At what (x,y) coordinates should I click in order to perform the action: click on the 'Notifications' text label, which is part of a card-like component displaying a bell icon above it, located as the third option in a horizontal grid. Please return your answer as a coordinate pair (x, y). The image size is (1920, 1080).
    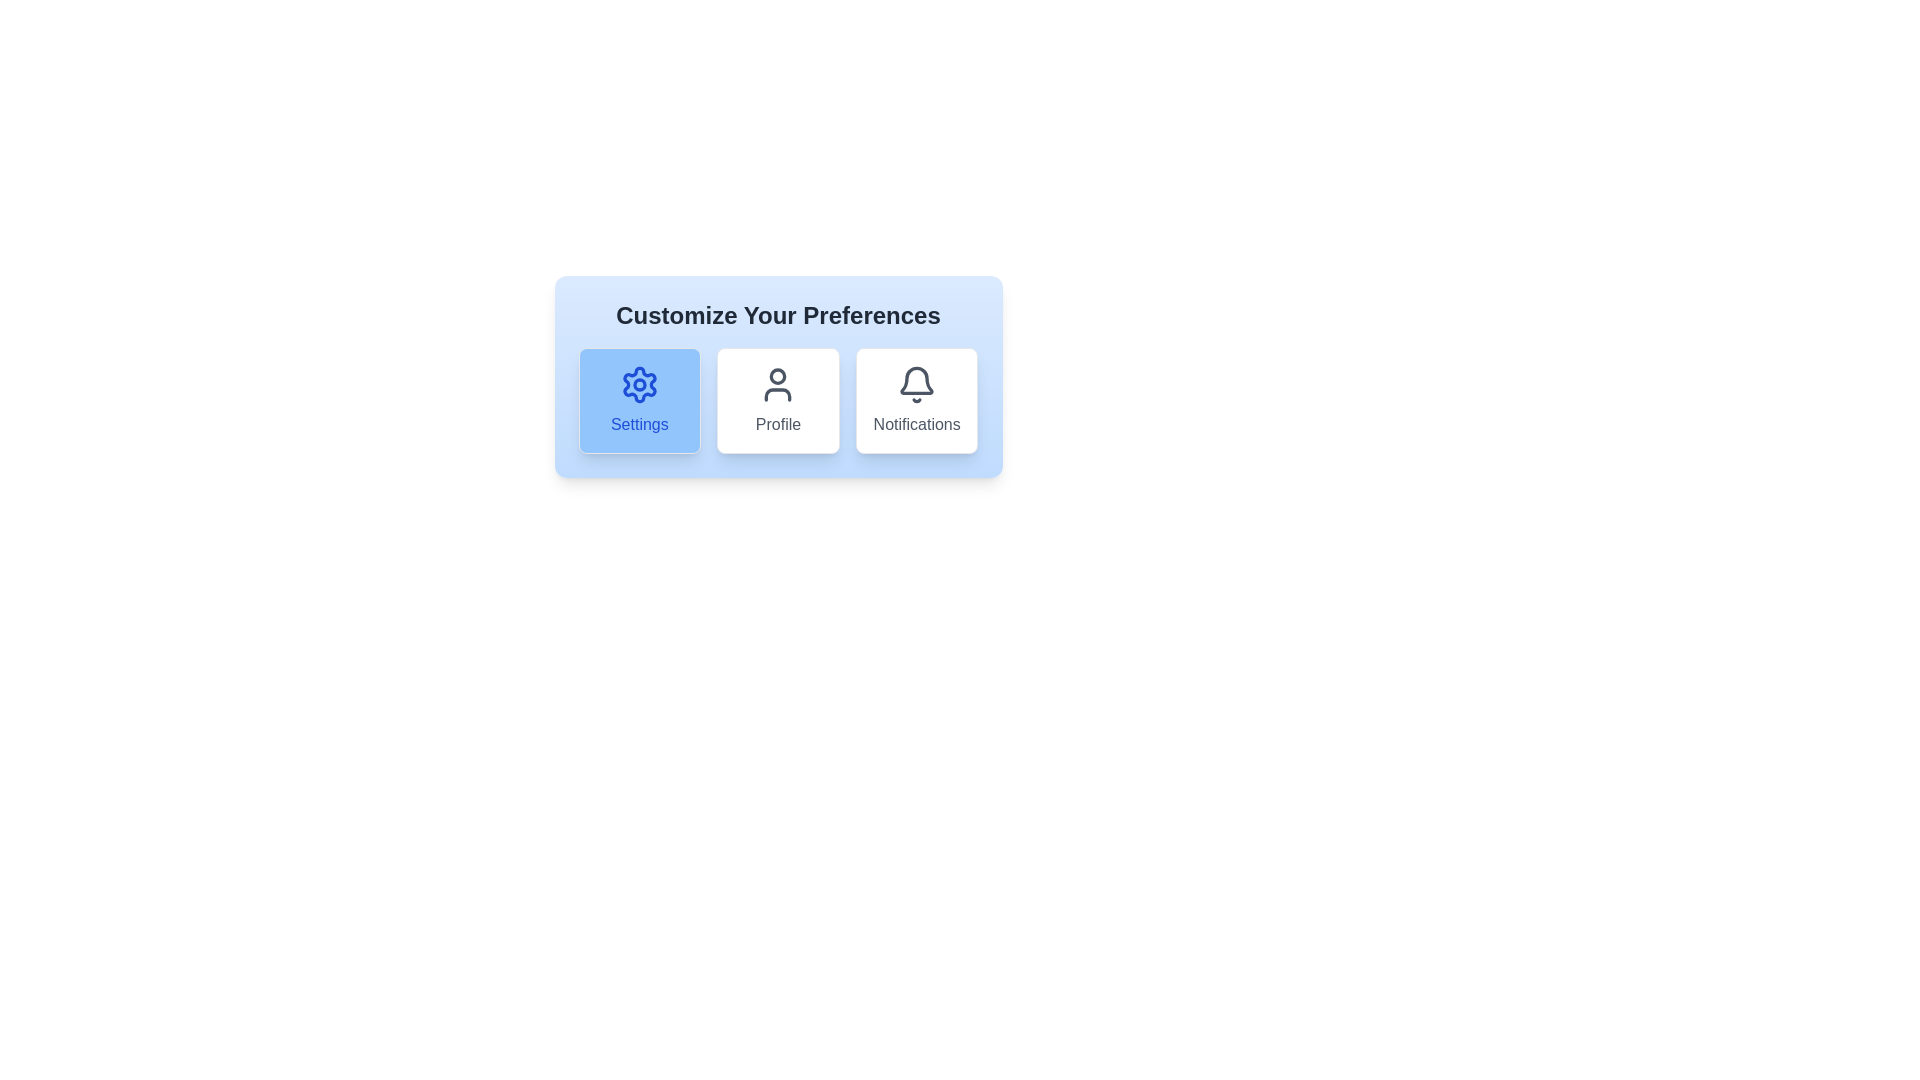
    Looking at the image, I should click on (916, 423).